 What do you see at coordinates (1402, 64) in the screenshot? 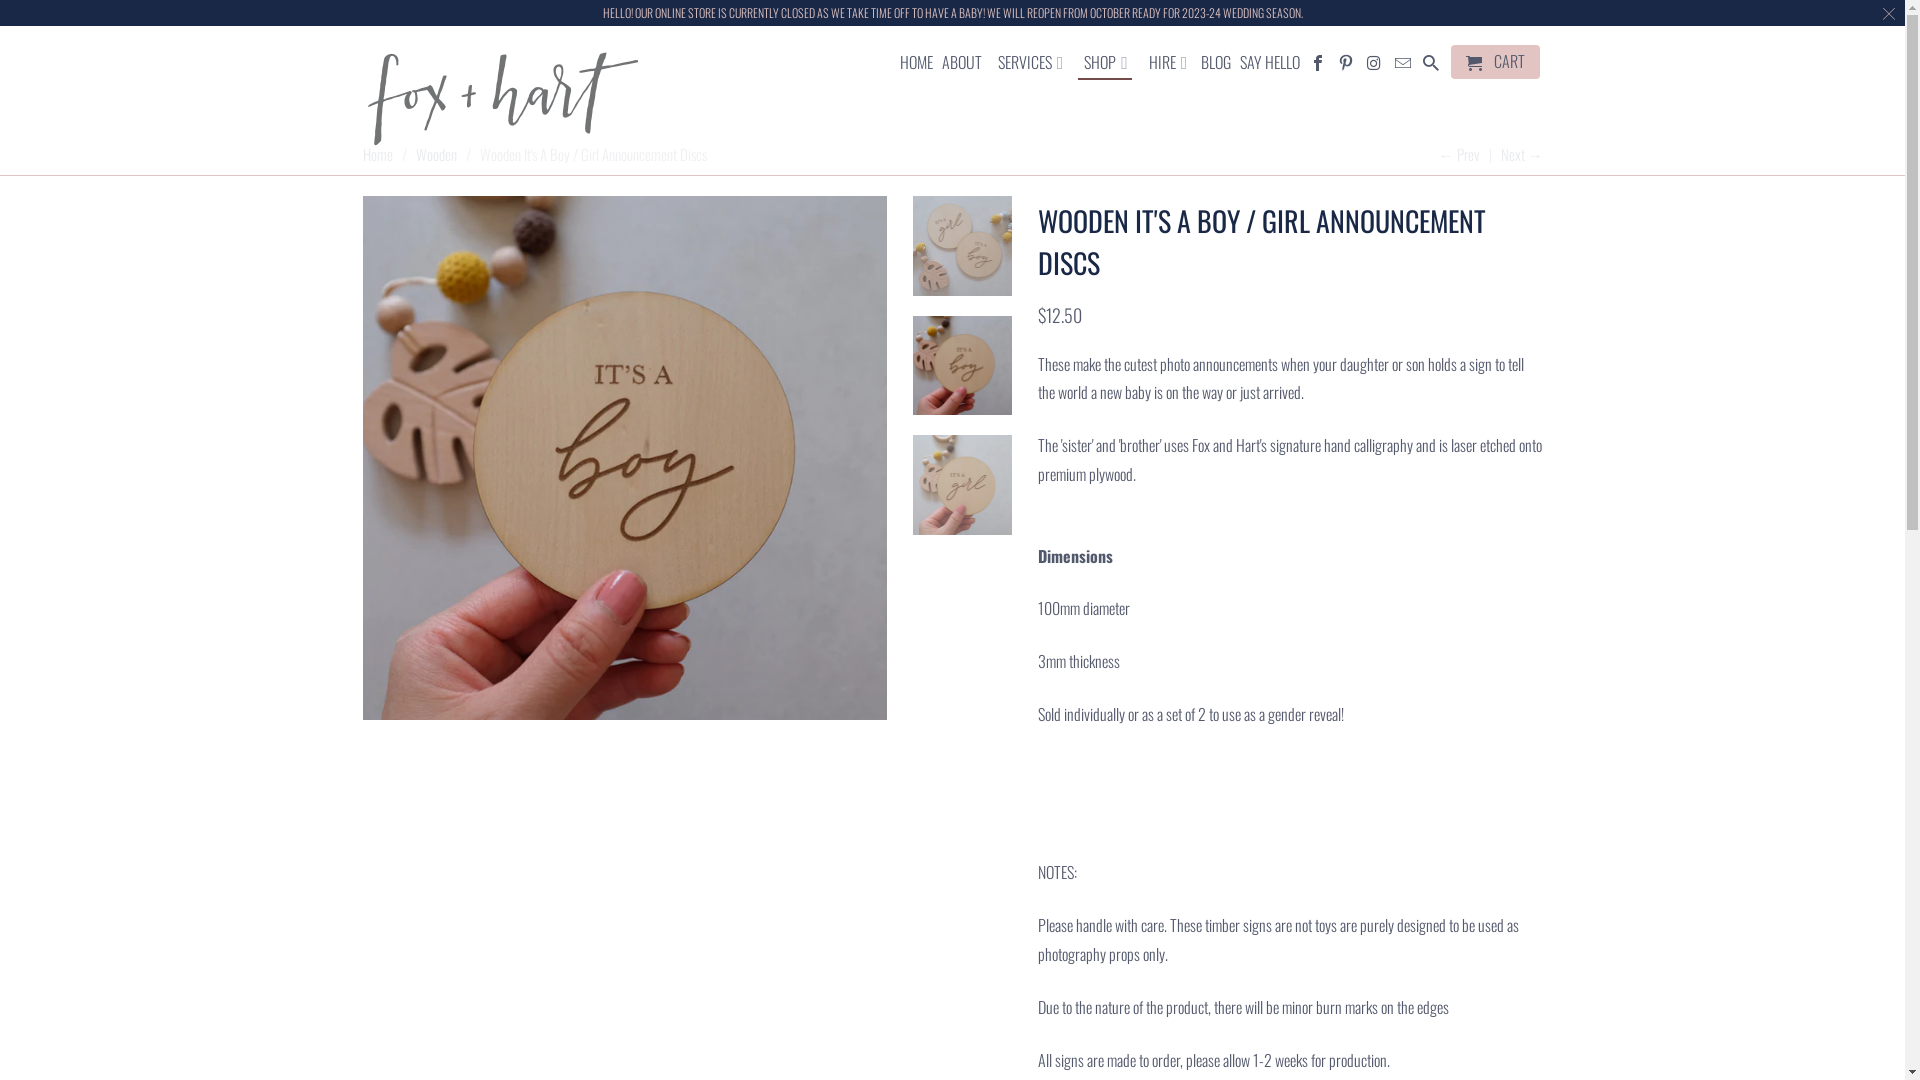
I see `'Email Fox and Hart'` at bounding box center [1402, 64].